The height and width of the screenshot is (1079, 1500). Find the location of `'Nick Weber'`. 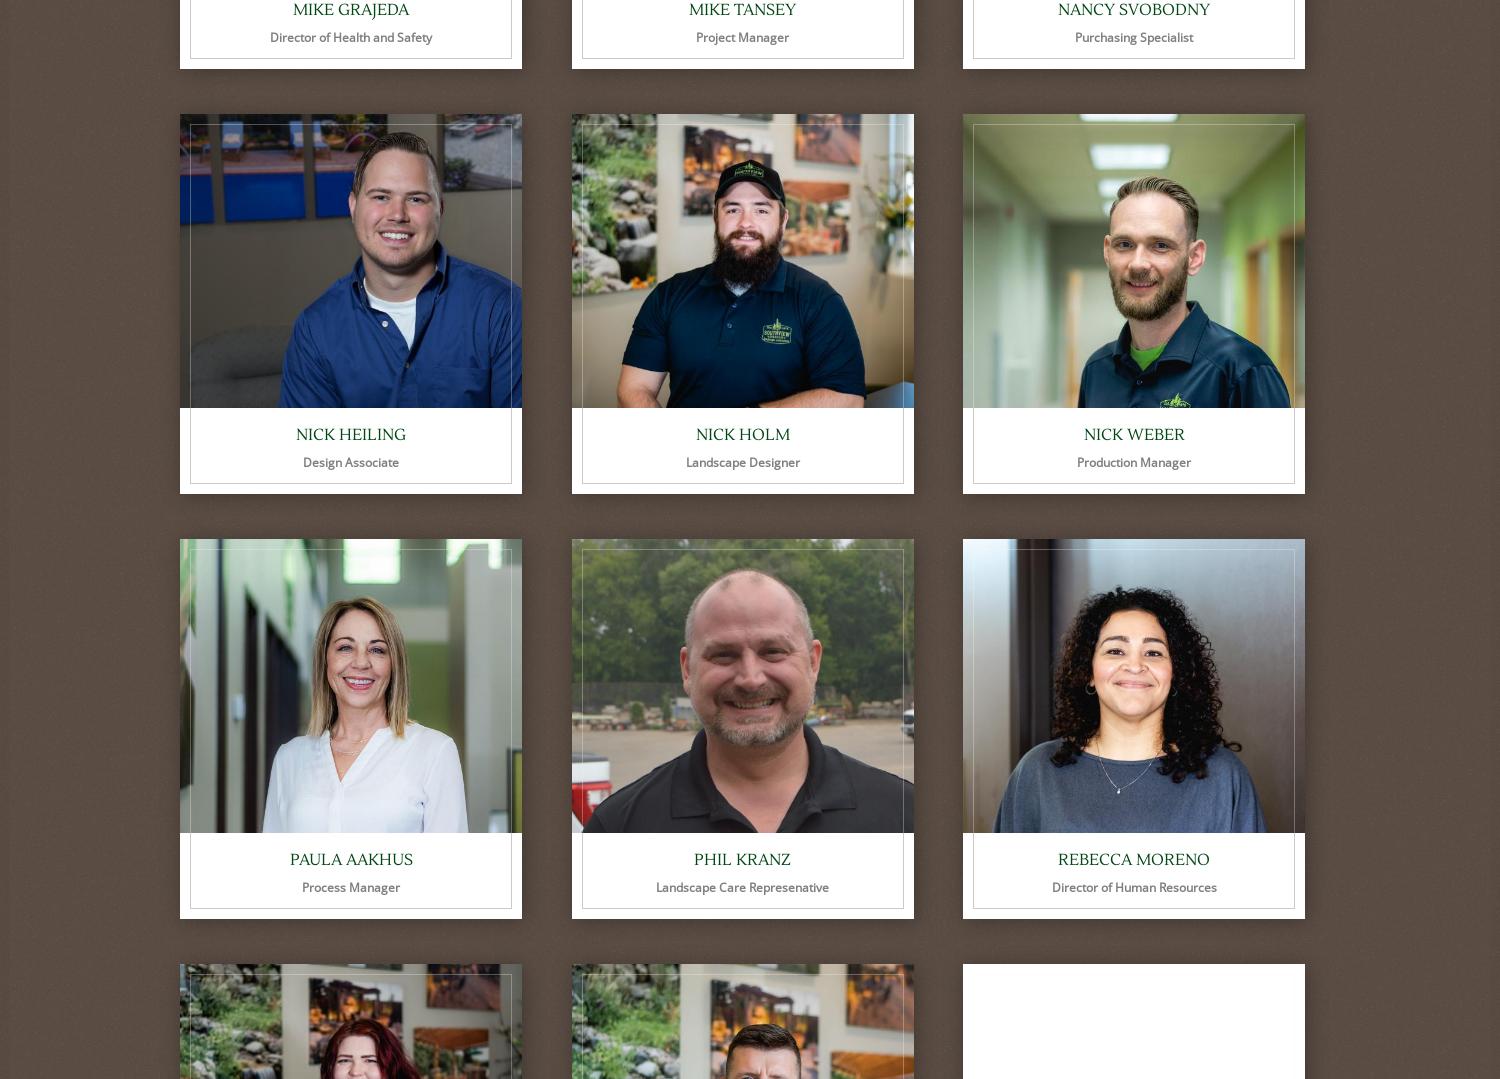

'Nick Weber' is located at coordinates (1082, 435).